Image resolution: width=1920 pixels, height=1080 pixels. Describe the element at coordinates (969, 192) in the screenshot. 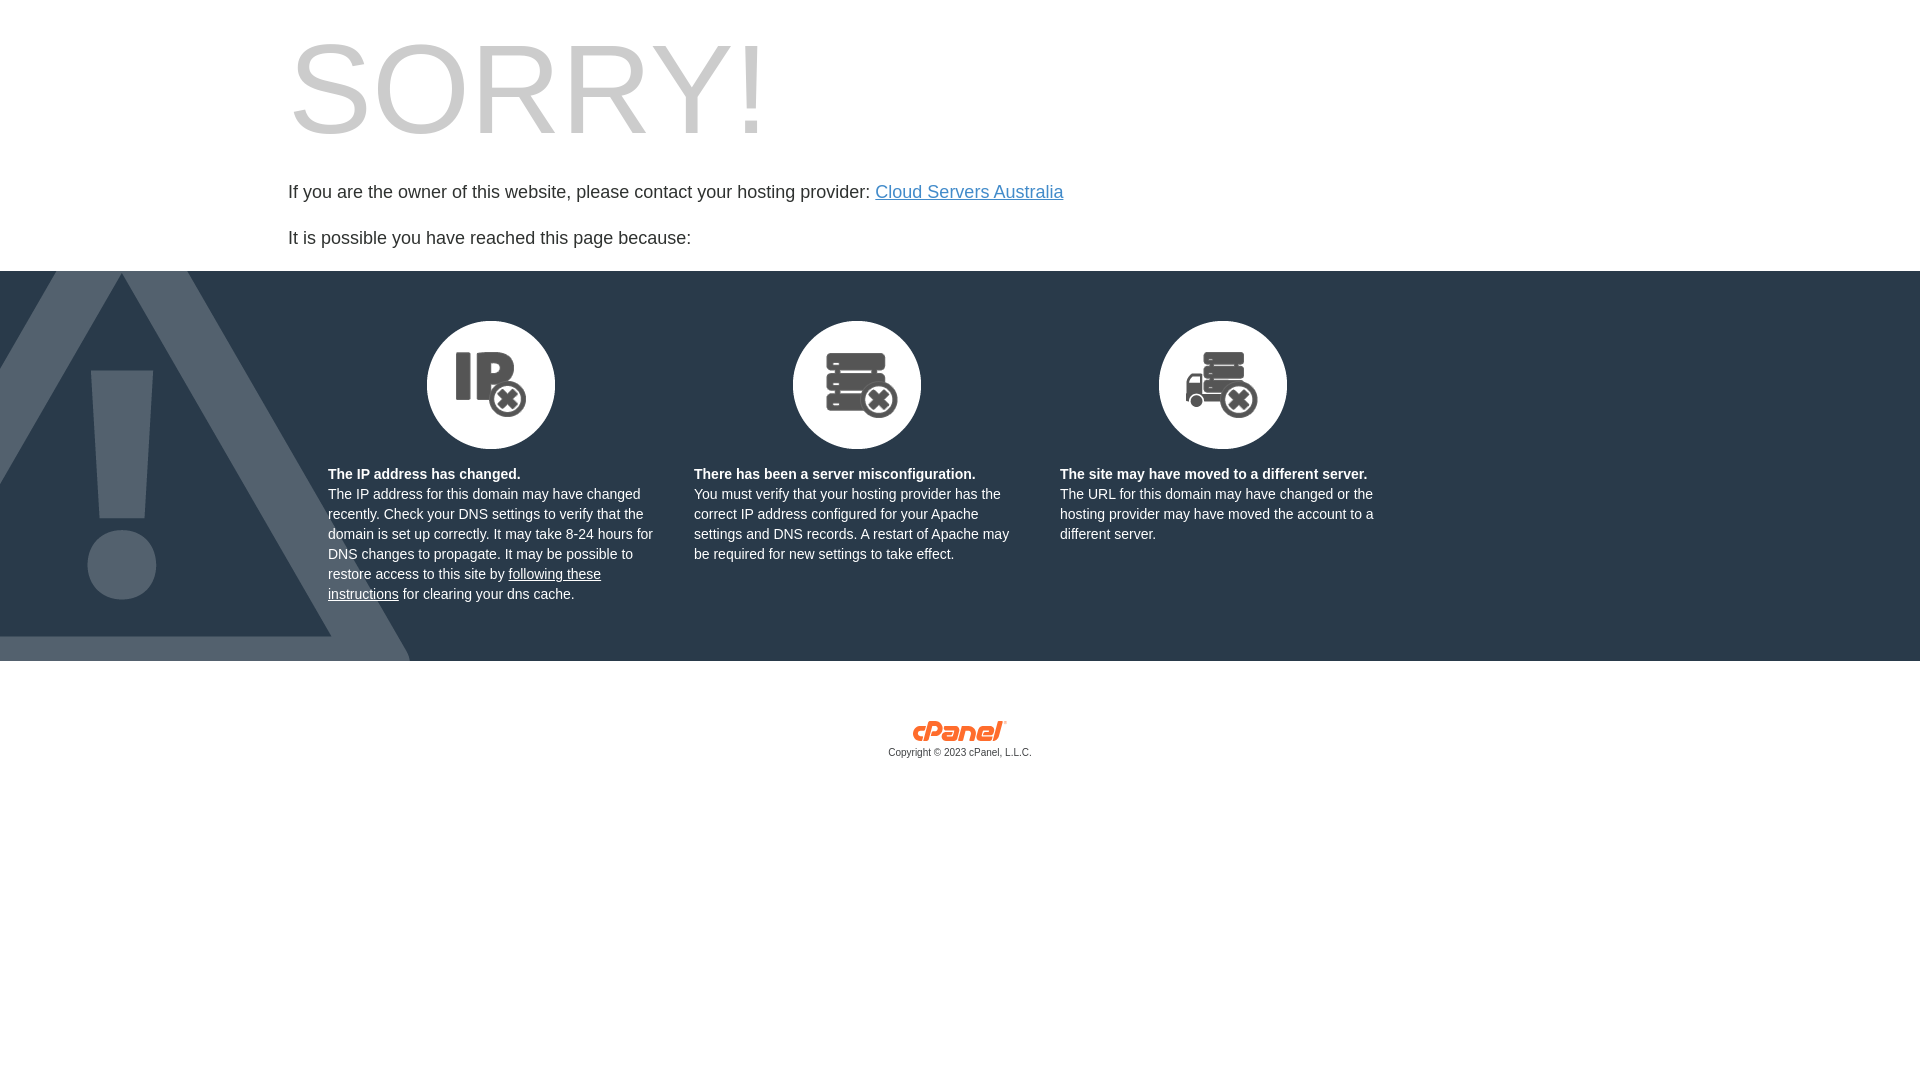

I see `'Cloud Servers Australia'` at that location.